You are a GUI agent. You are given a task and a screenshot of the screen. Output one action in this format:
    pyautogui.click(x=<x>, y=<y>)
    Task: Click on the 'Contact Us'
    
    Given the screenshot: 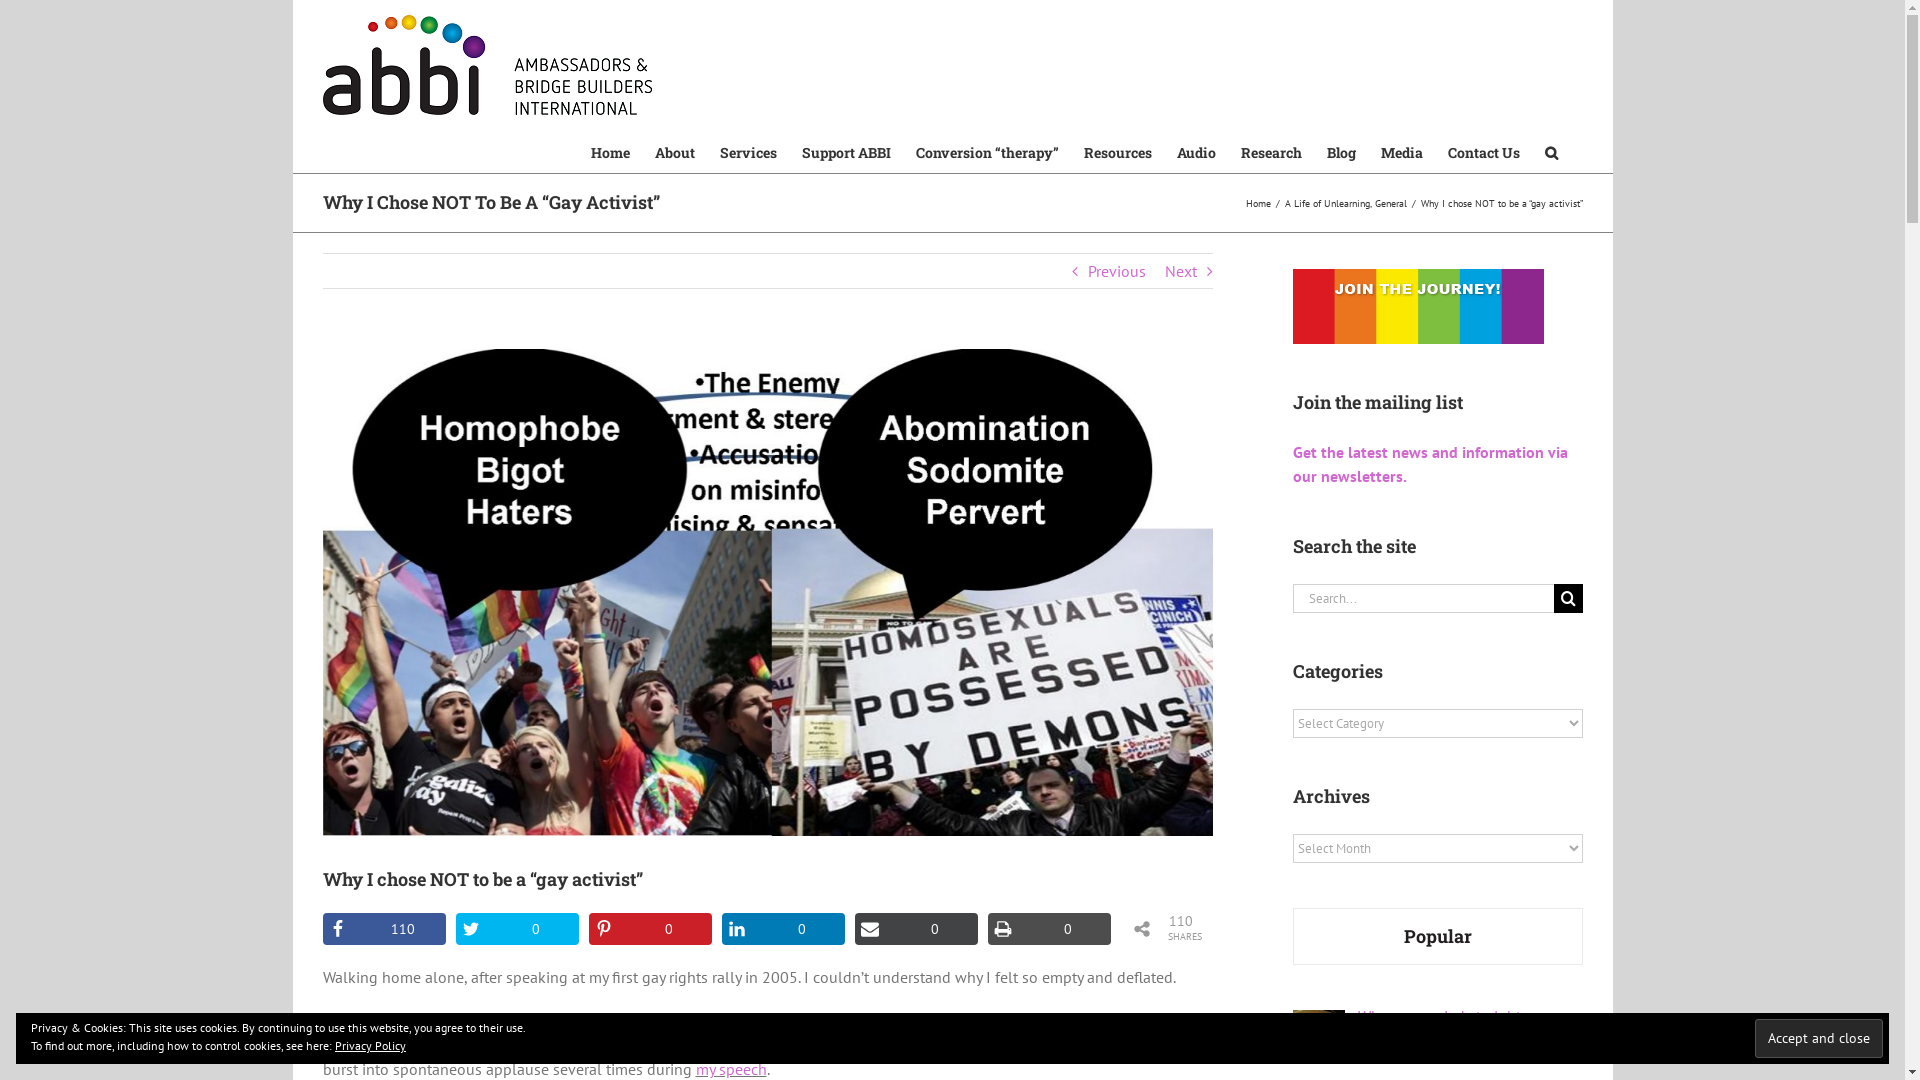 What is the action you would take?
    pyautogui.click(x=1483, y=150)
    